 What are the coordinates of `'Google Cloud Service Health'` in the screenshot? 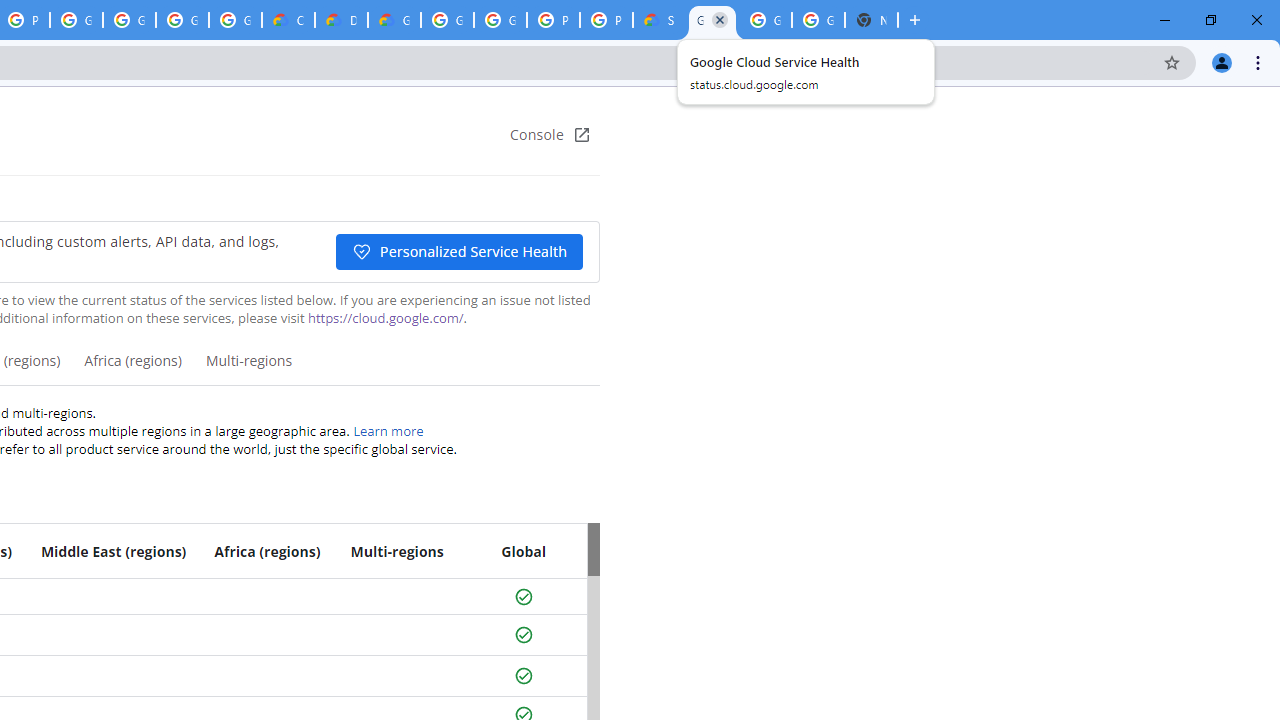 It's located at (712, 20).